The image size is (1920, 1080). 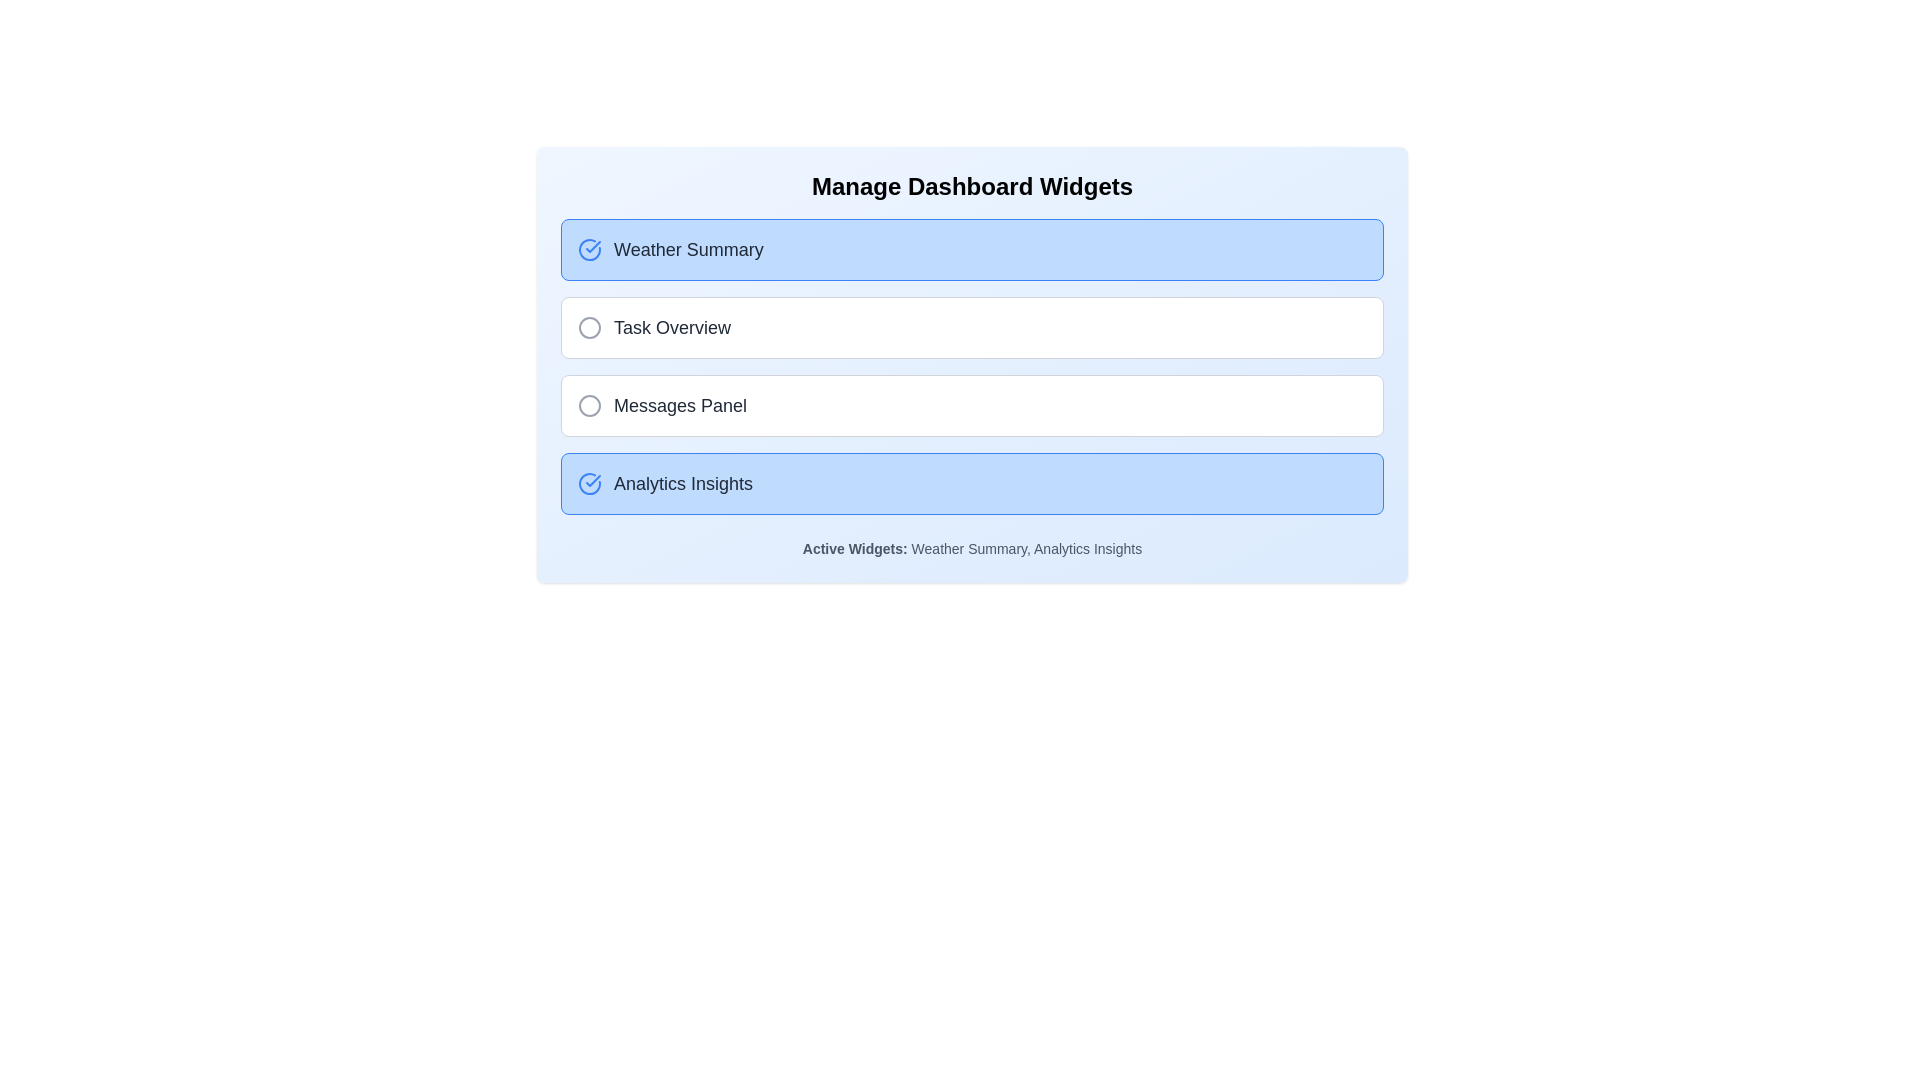 What do you see at coordinates (589, 326) in the screenshot?
I see `the decorative circle icon with an outlined stroke associated with the 'Task Overview' item, located as the second item in the vertical list between 'Weather Summary' and 'Messages Panel'` at bounding box center [589, 326].